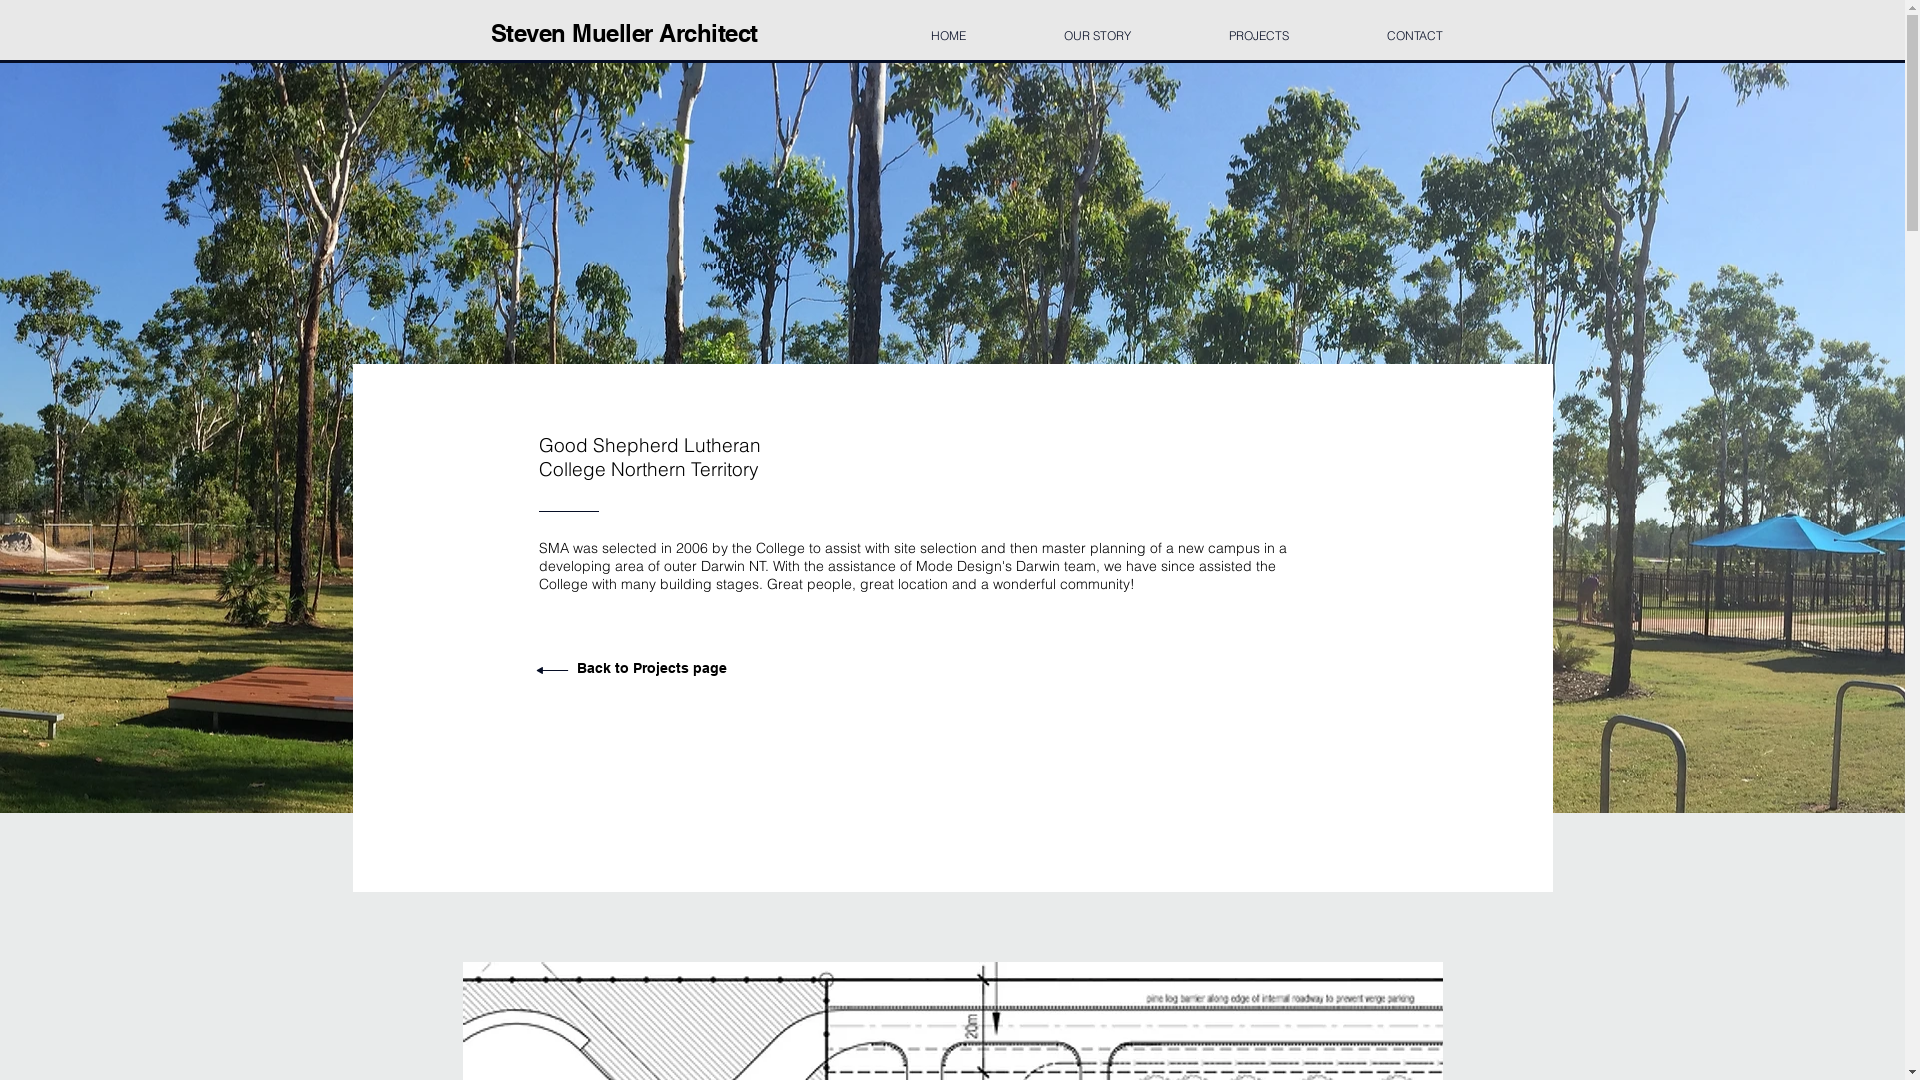  I want to click on 'Back to Projects page', so click(651, 667).